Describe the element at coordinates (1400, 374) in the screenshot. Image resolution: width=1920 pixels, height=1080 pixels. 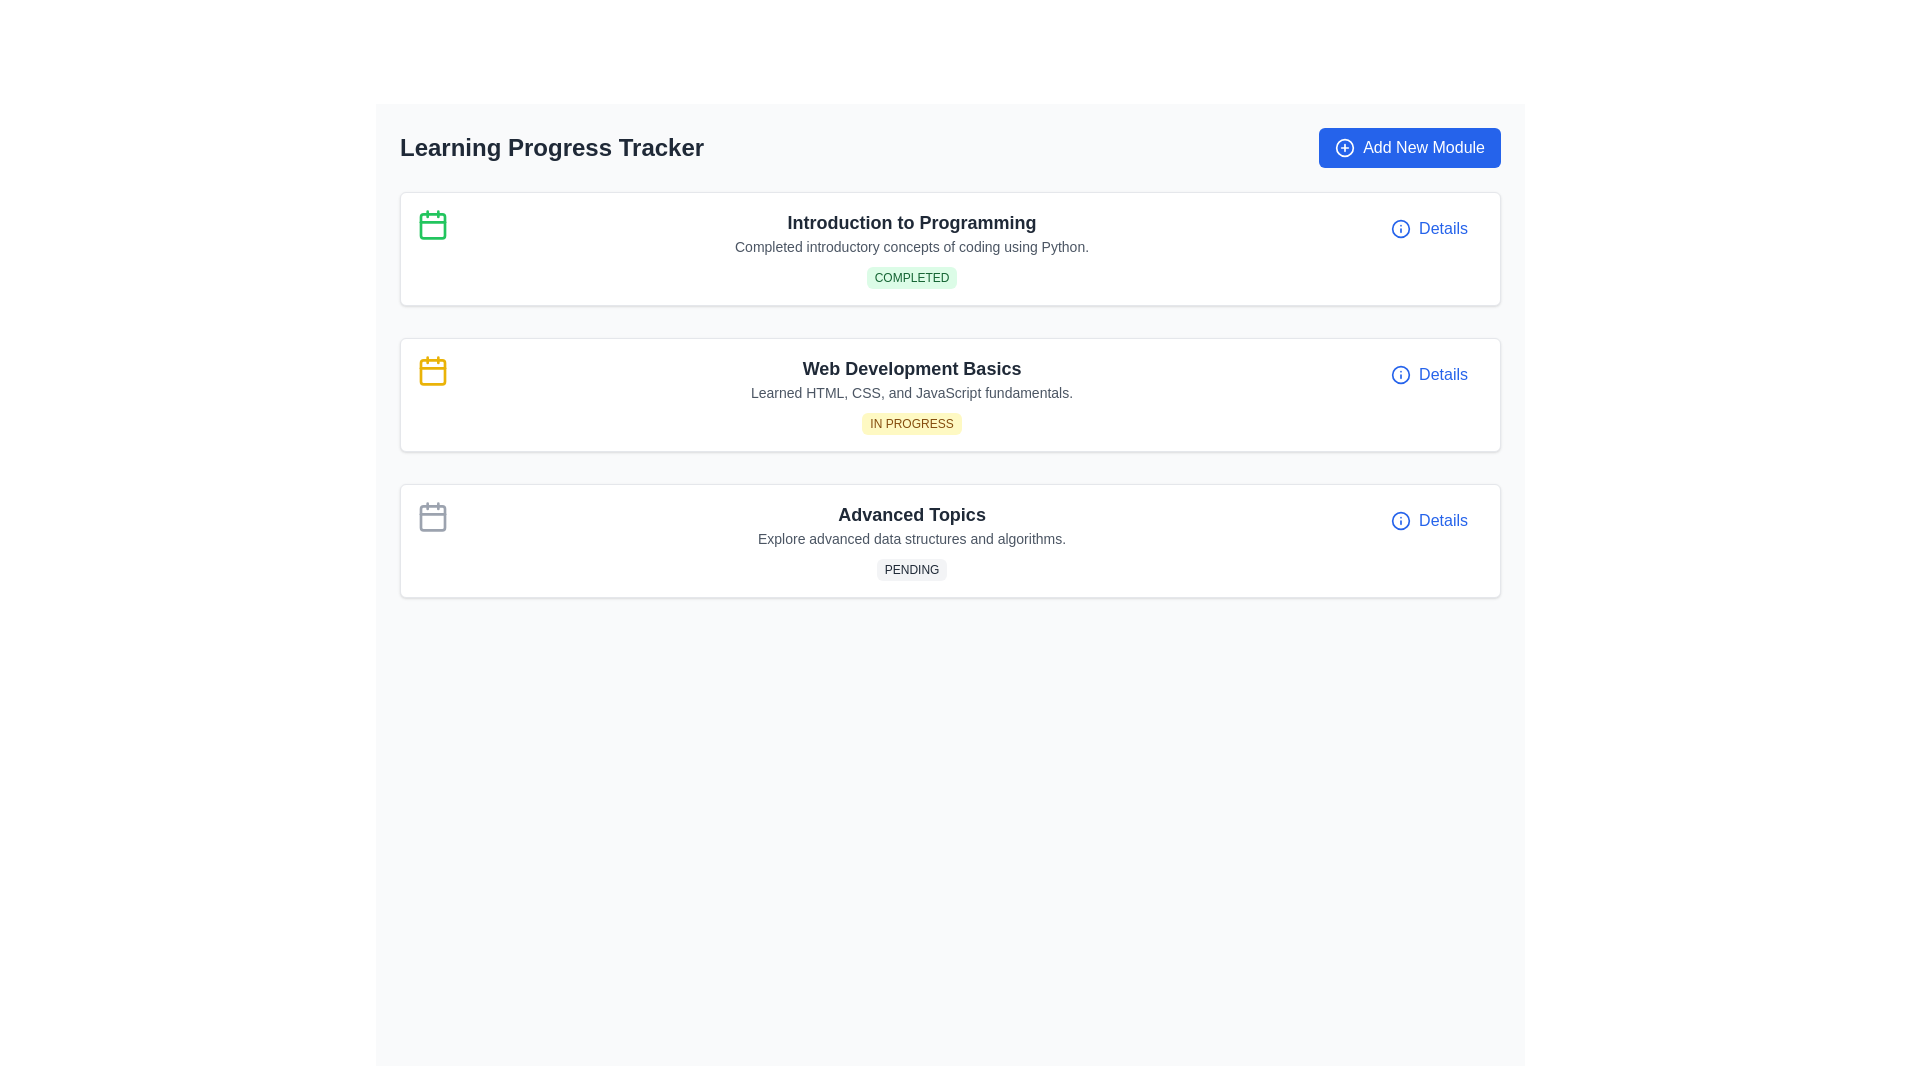
I see `the information icon located to the right of the 'Advanced Topics' section, adjacent to the 'Details' label` at that location.